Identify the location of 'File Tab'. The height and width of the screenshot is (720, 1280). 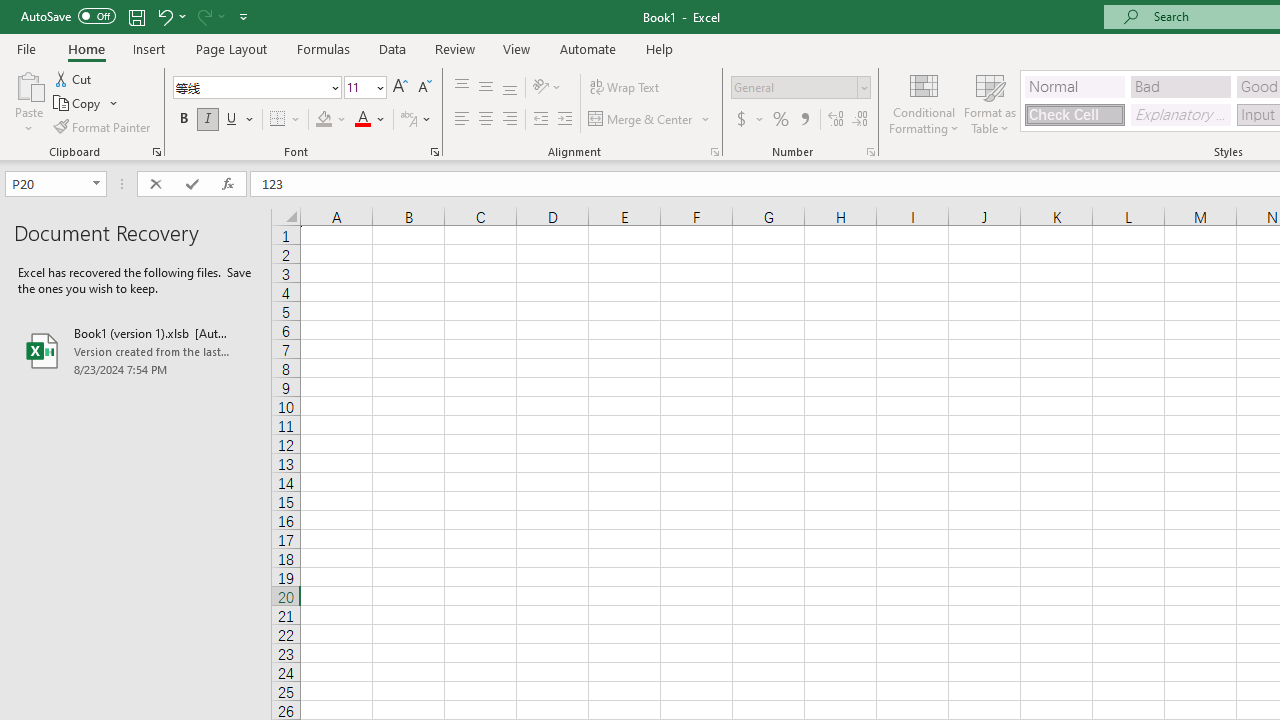
(26, 47).